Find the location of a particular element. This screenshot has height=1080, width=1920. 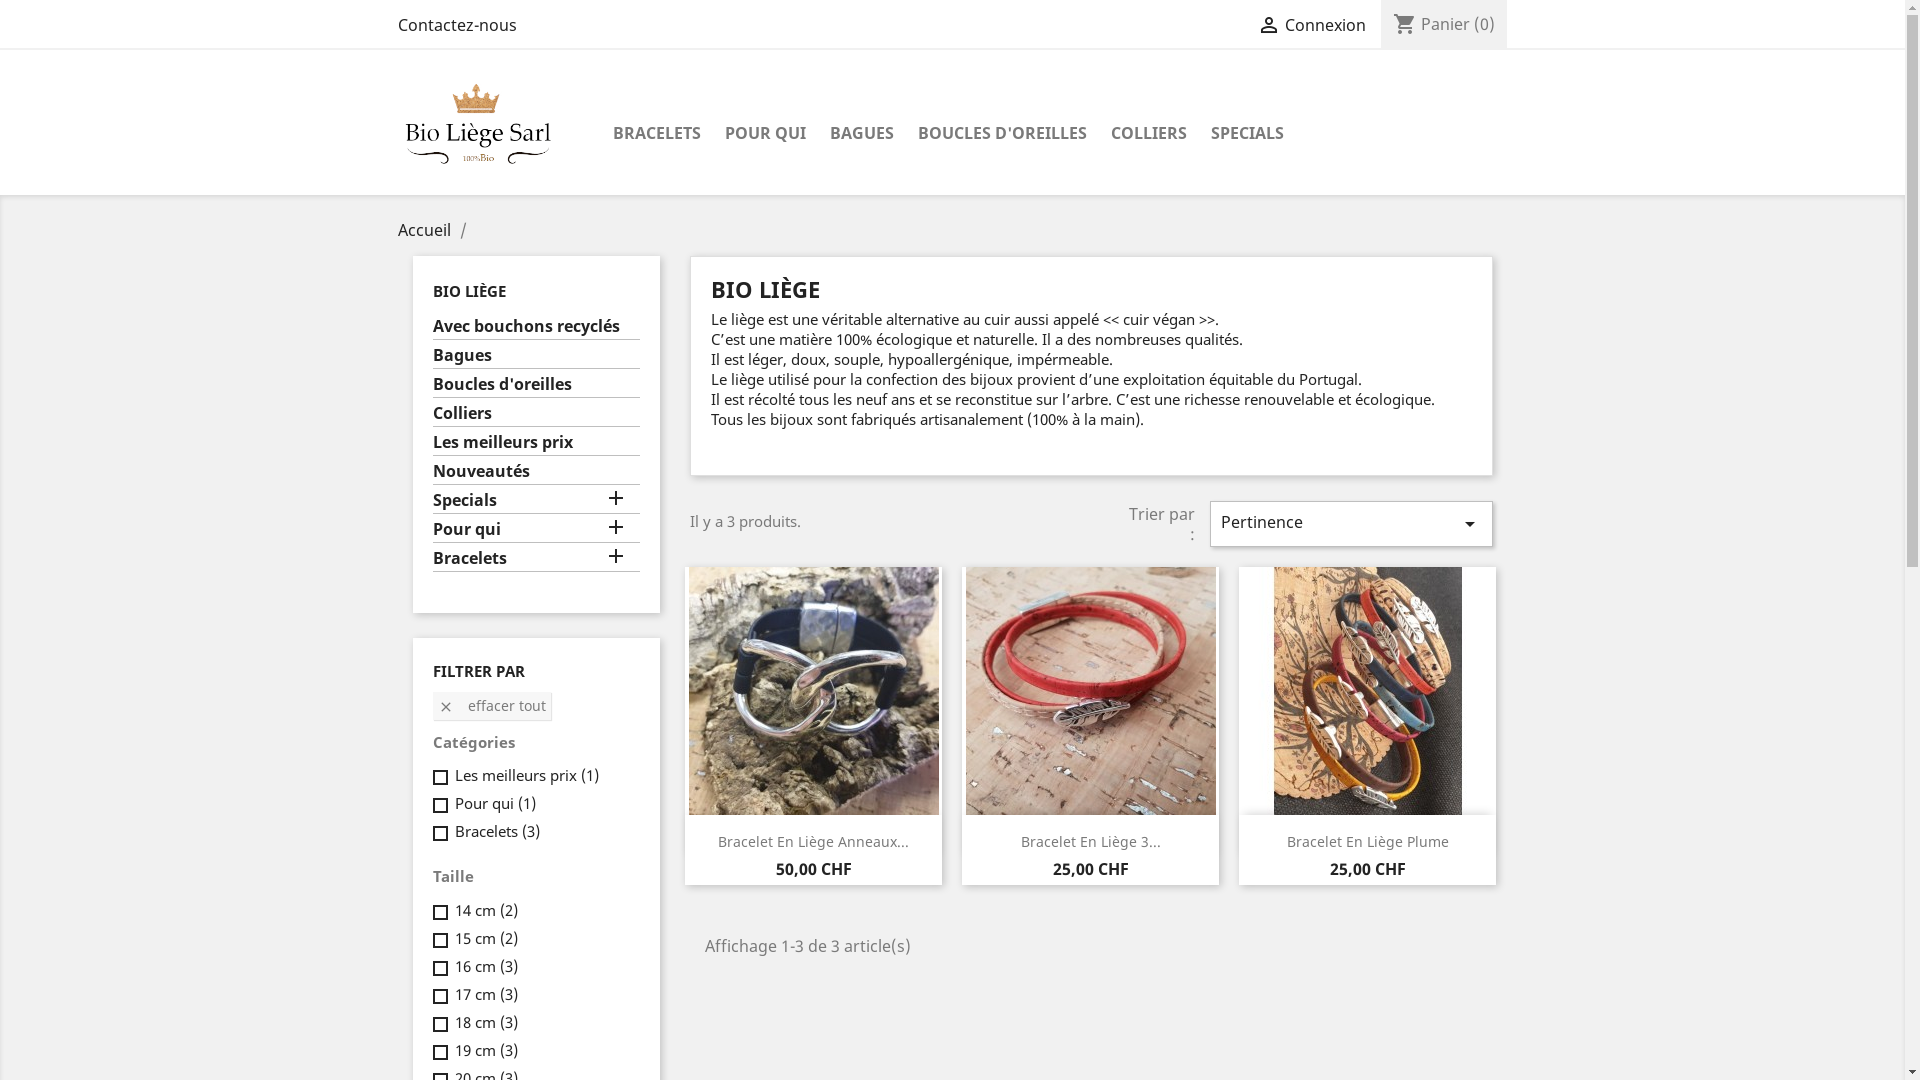

'Bracelets (3)' is located at coordinates (453, 830).